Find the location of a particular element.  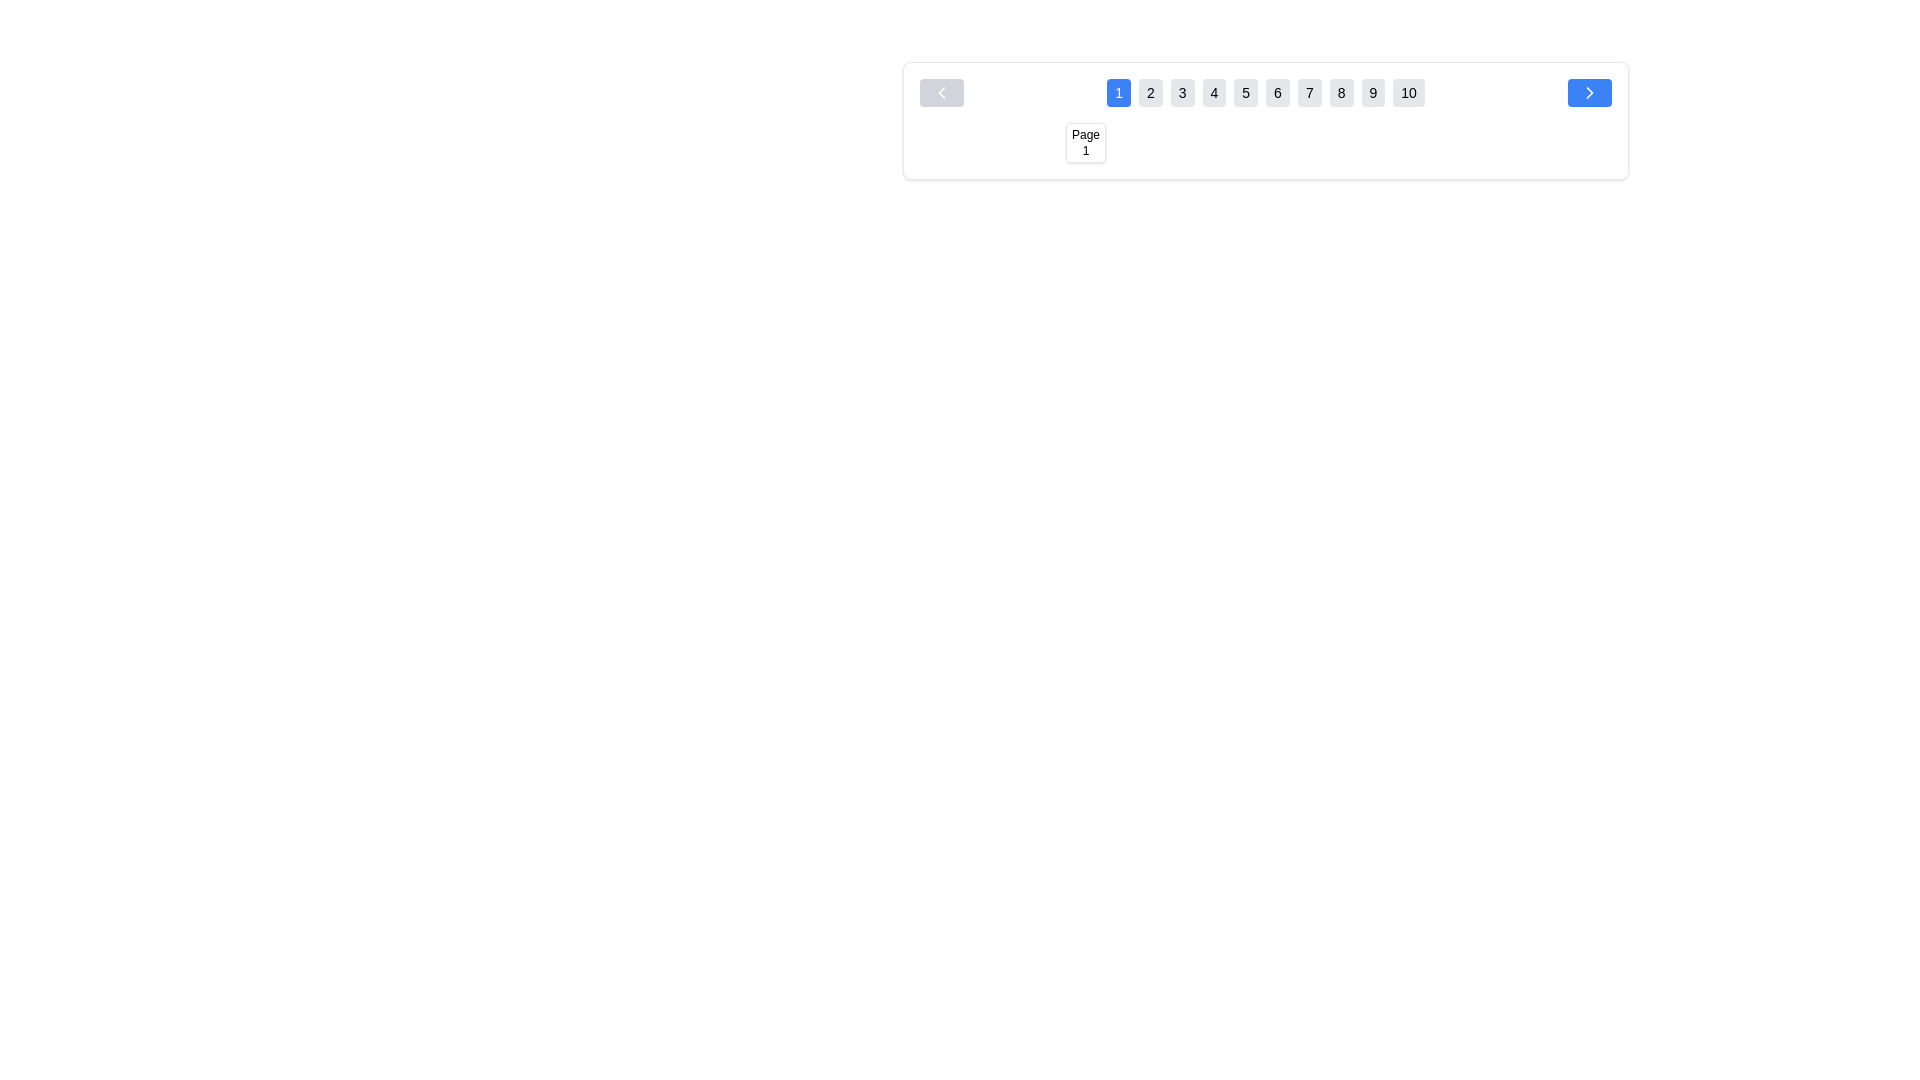

the 'Page 4' button, which is the fourth button in a horizontal pagination control interface is located at coordinates (1204, 141).